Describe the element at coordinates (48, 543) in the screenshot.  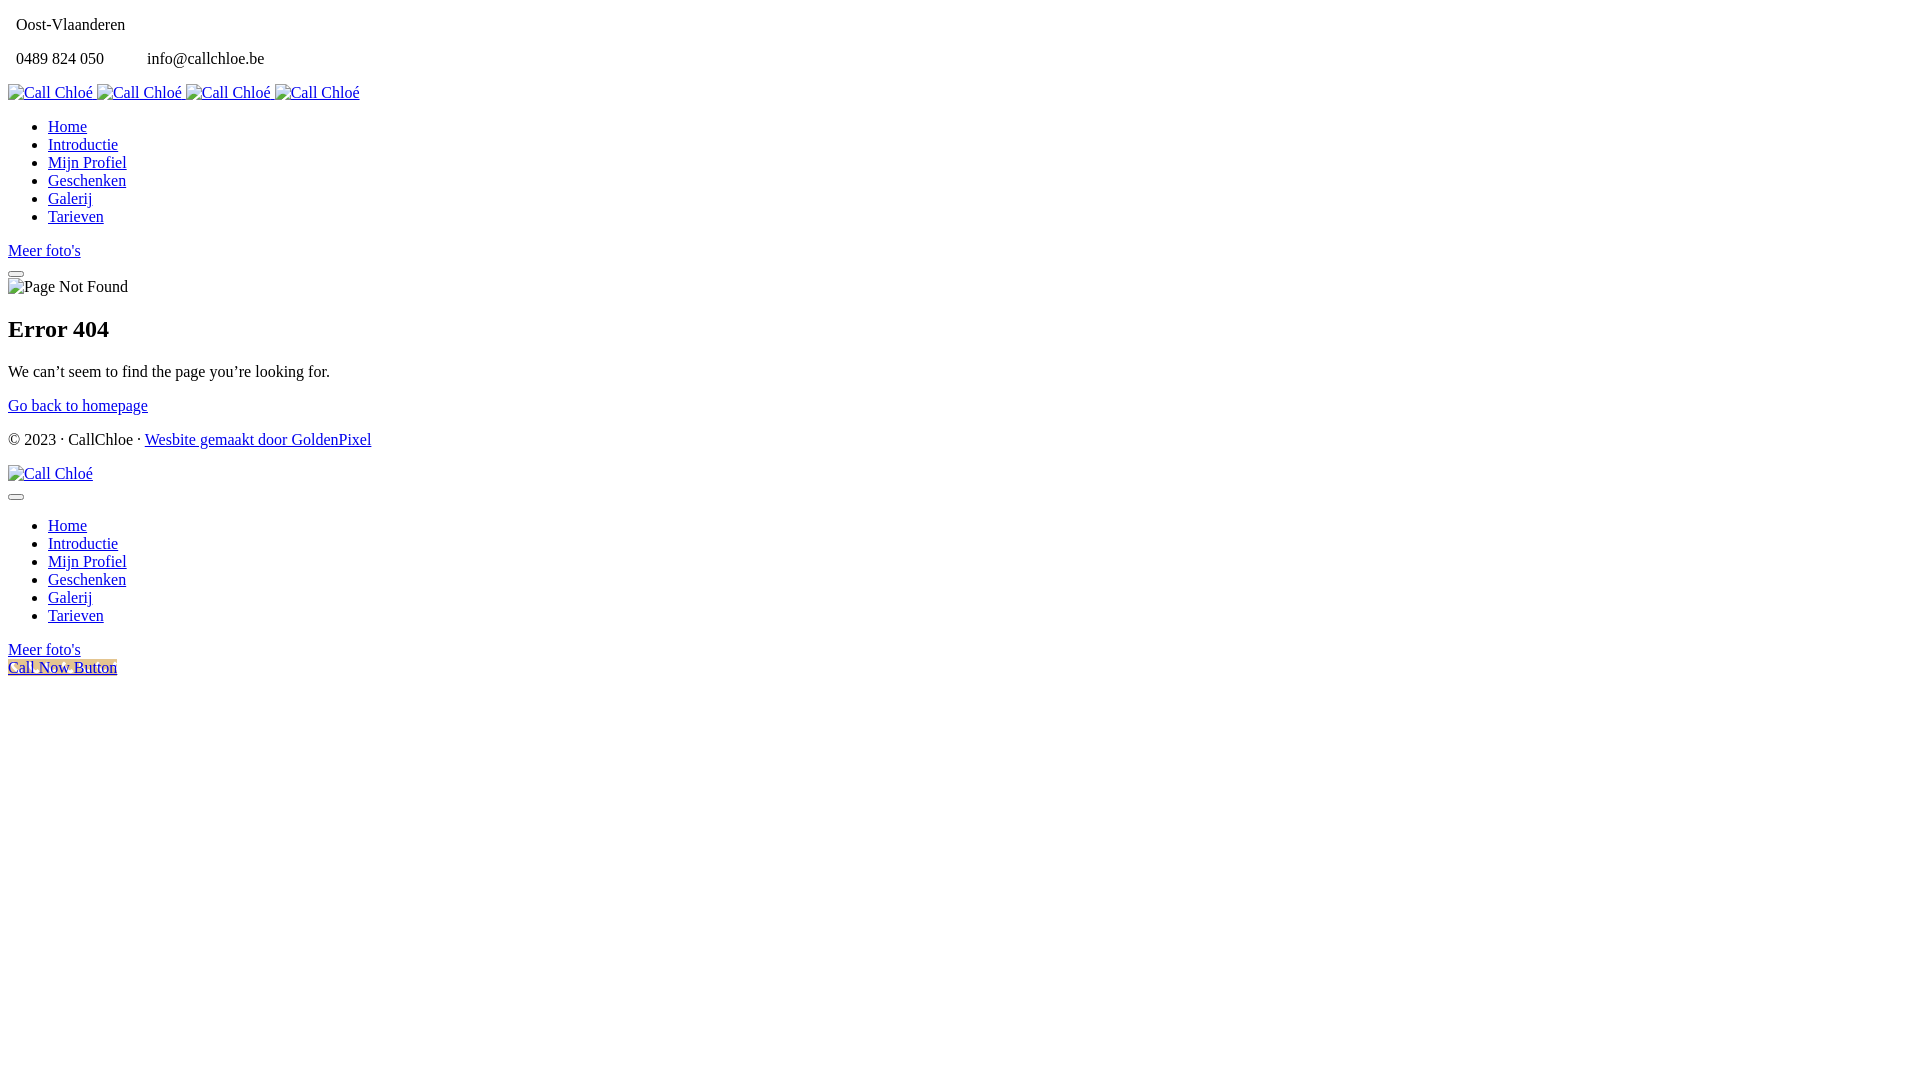
I see `'Introductie'` at that location.